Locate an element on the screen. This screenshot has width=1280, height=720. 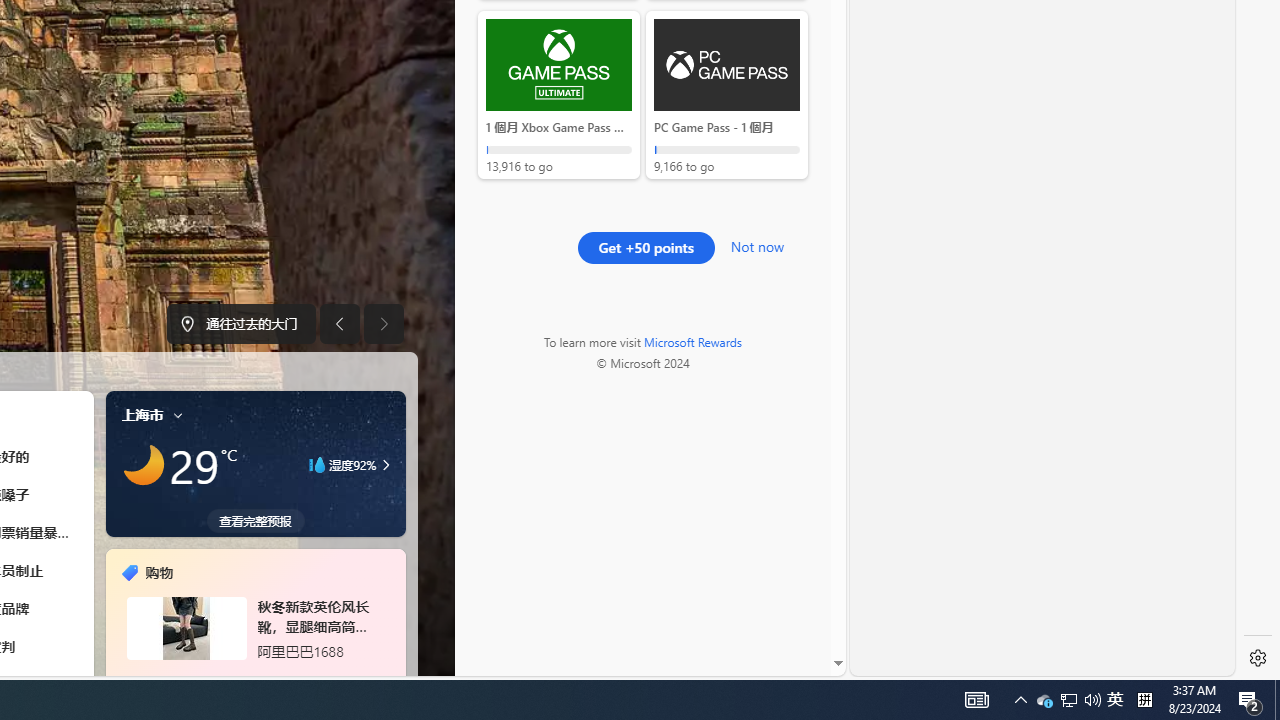
'Previous image' is located at coordinates (339, 323).